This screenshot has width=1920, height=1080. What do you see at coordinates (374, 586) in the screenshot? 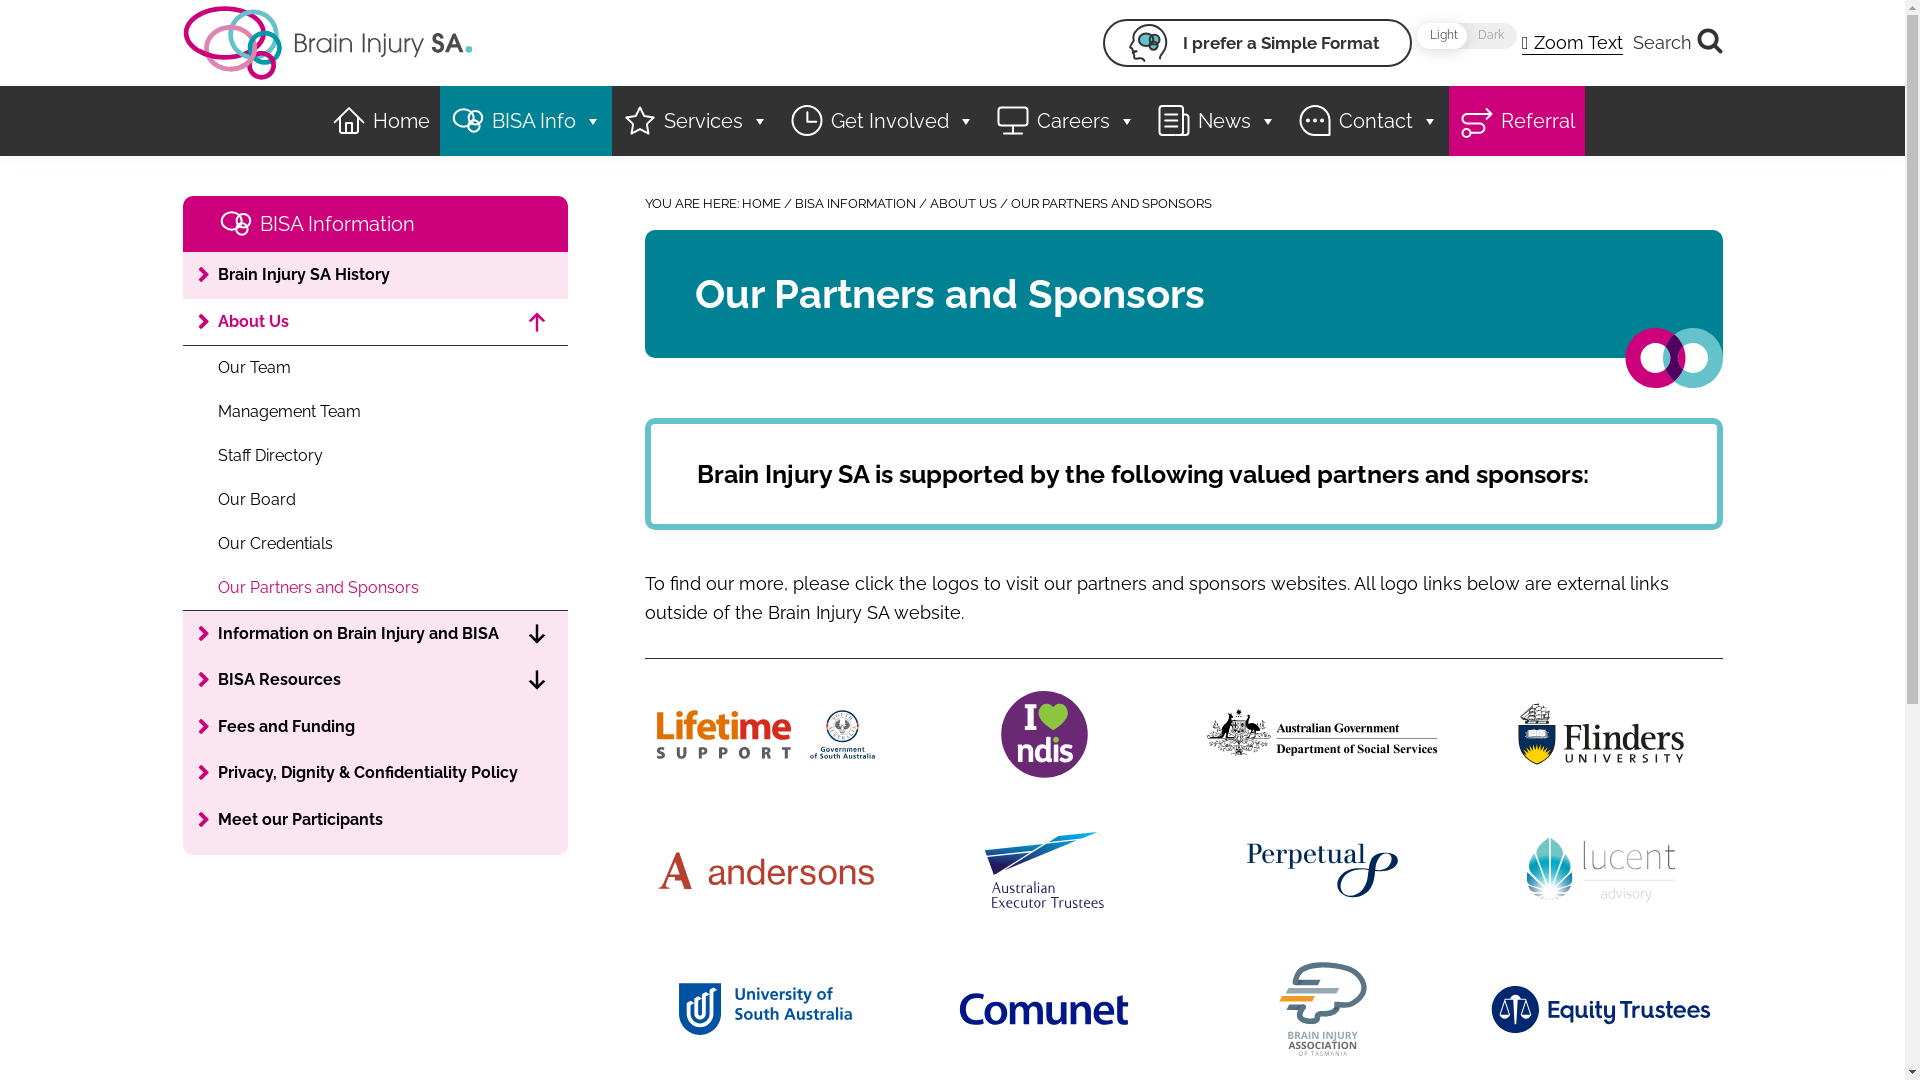
I see `'Our Partners and Sponsors'` at bounding box center [374, 586].